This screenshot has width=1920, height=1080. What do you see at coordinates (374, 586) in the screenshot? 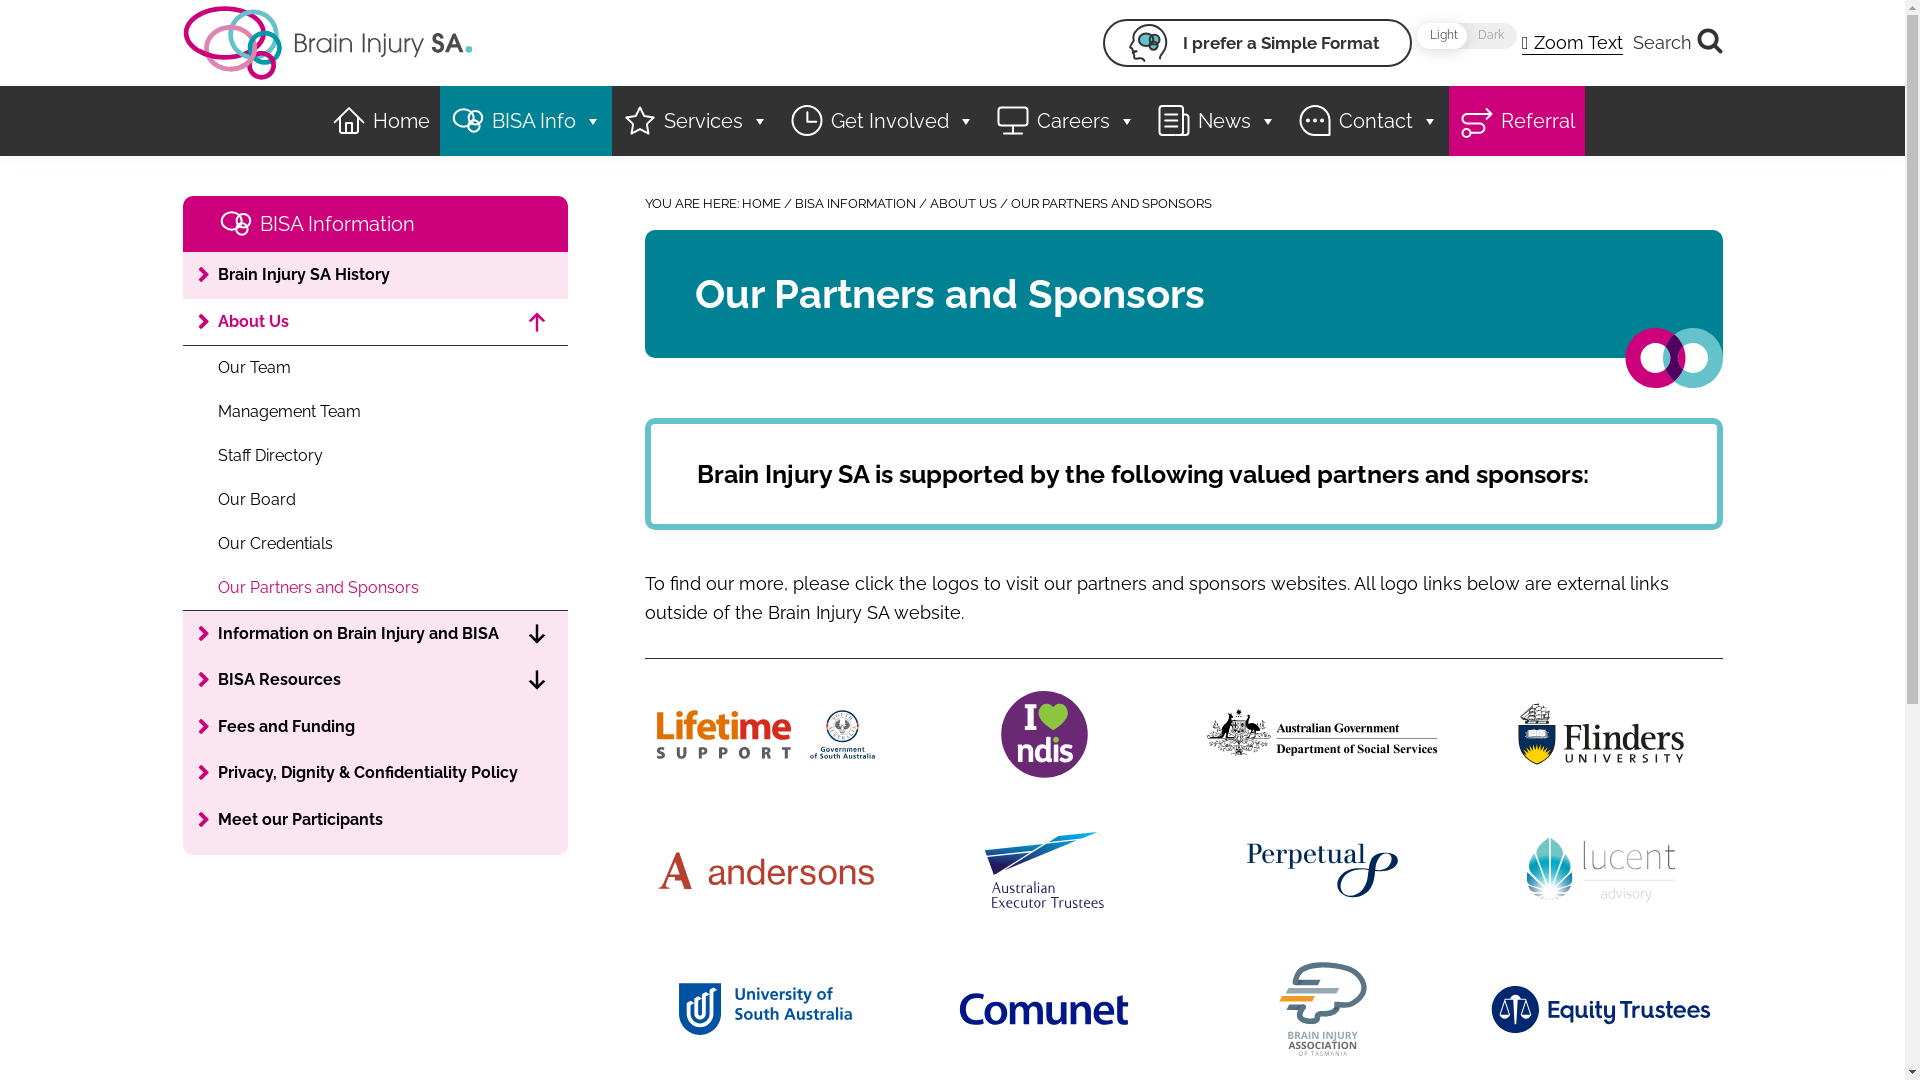
I see `'Our Partners and Sponsors'` at bounding box center [374, 586].